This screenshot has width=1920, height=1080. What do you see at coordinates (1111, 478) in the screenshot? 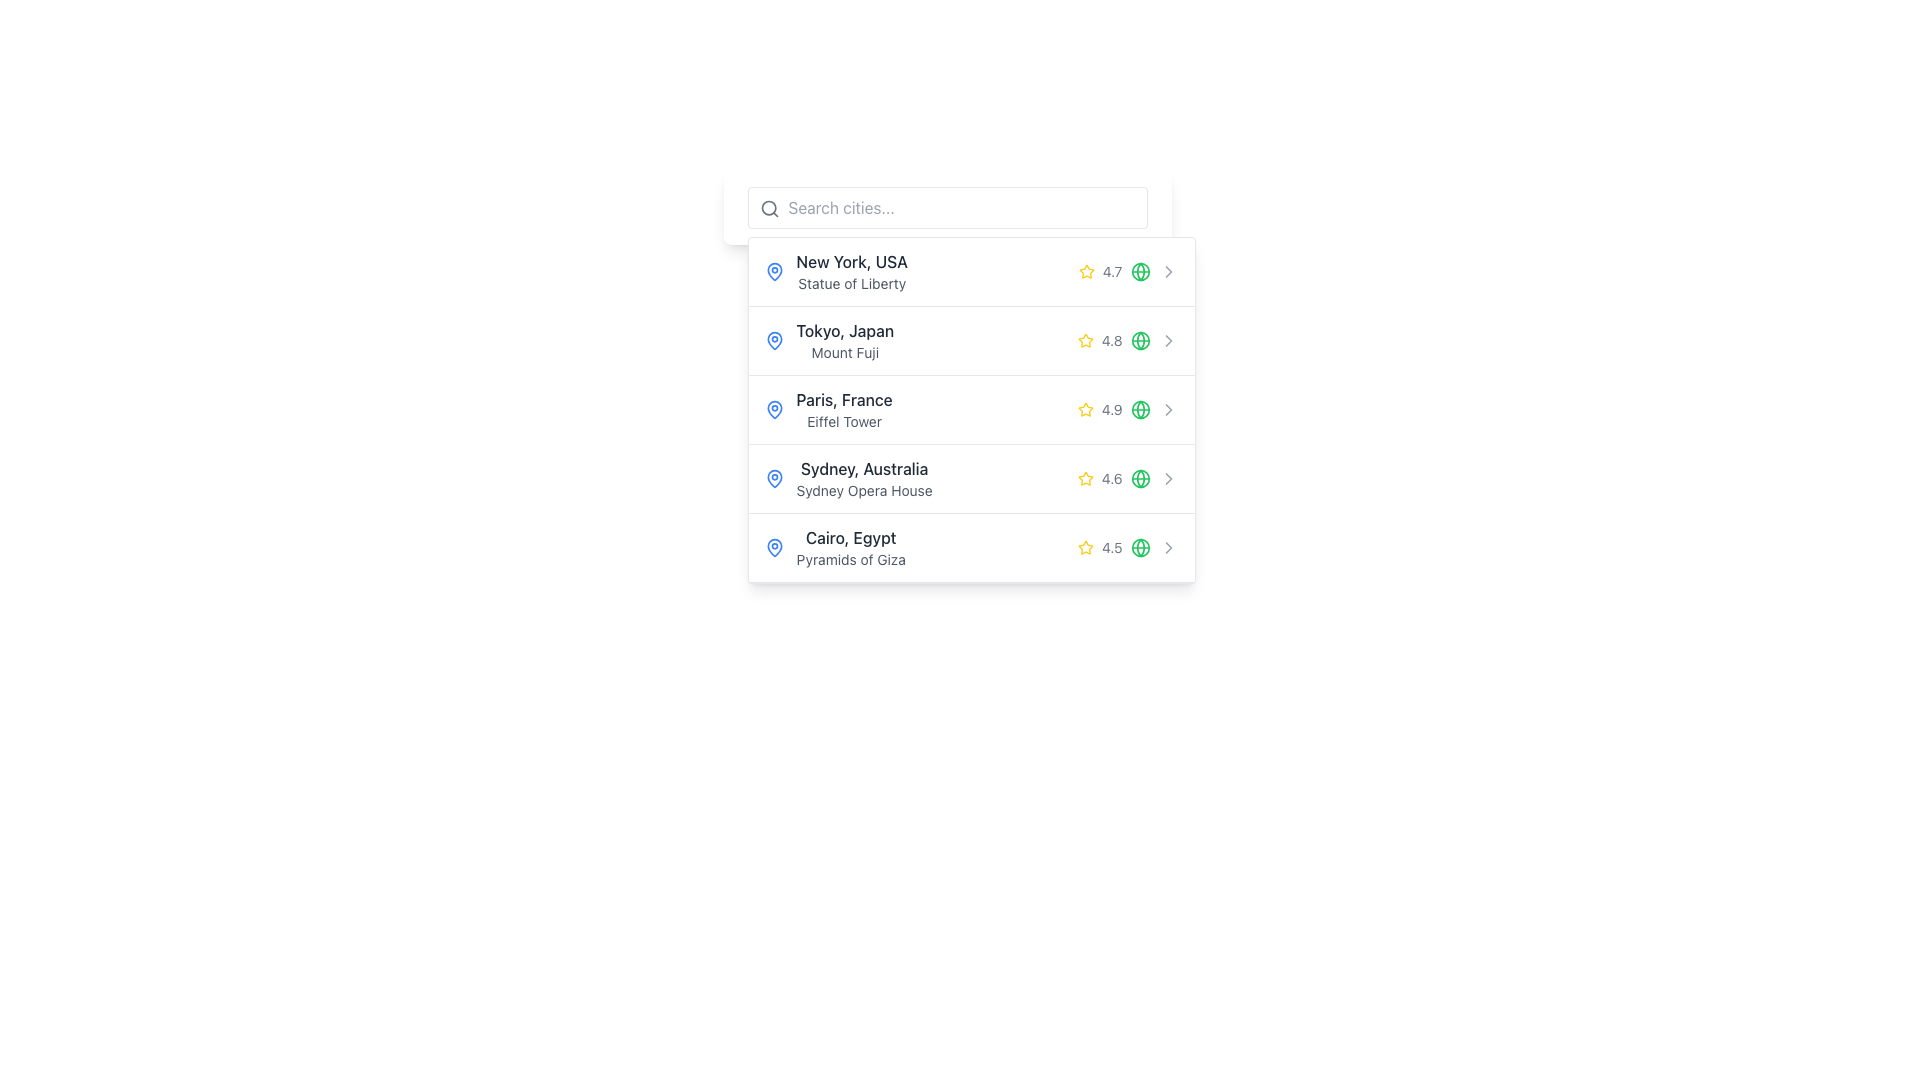
I see `the text label displaying the rating '4.6', which is styled in small light gray font and positioned next to a yellow star icon, located in the right-hand side of the list item referencing 'Sydney, Australia'` at bounding box center [1111, 478].